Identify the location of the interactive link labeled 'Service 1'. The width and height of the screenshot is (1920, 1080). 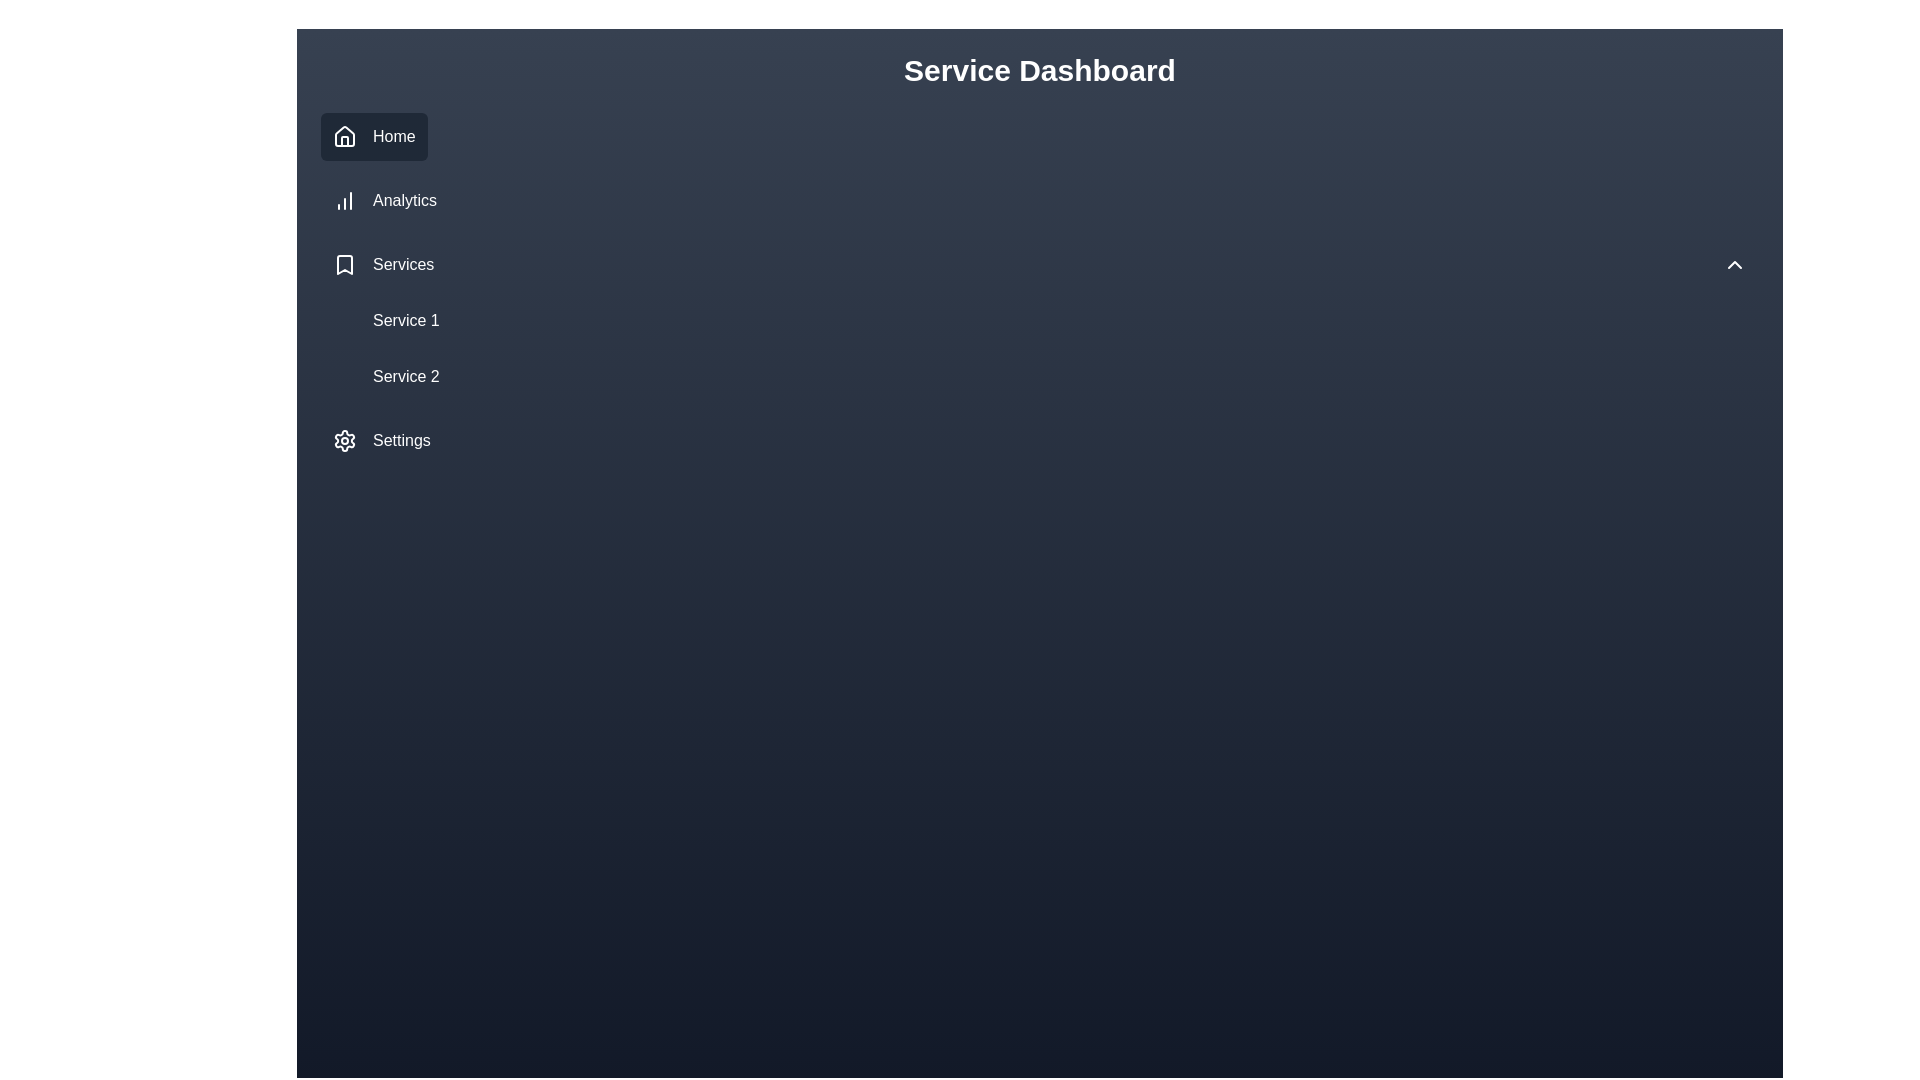
(405, 319).